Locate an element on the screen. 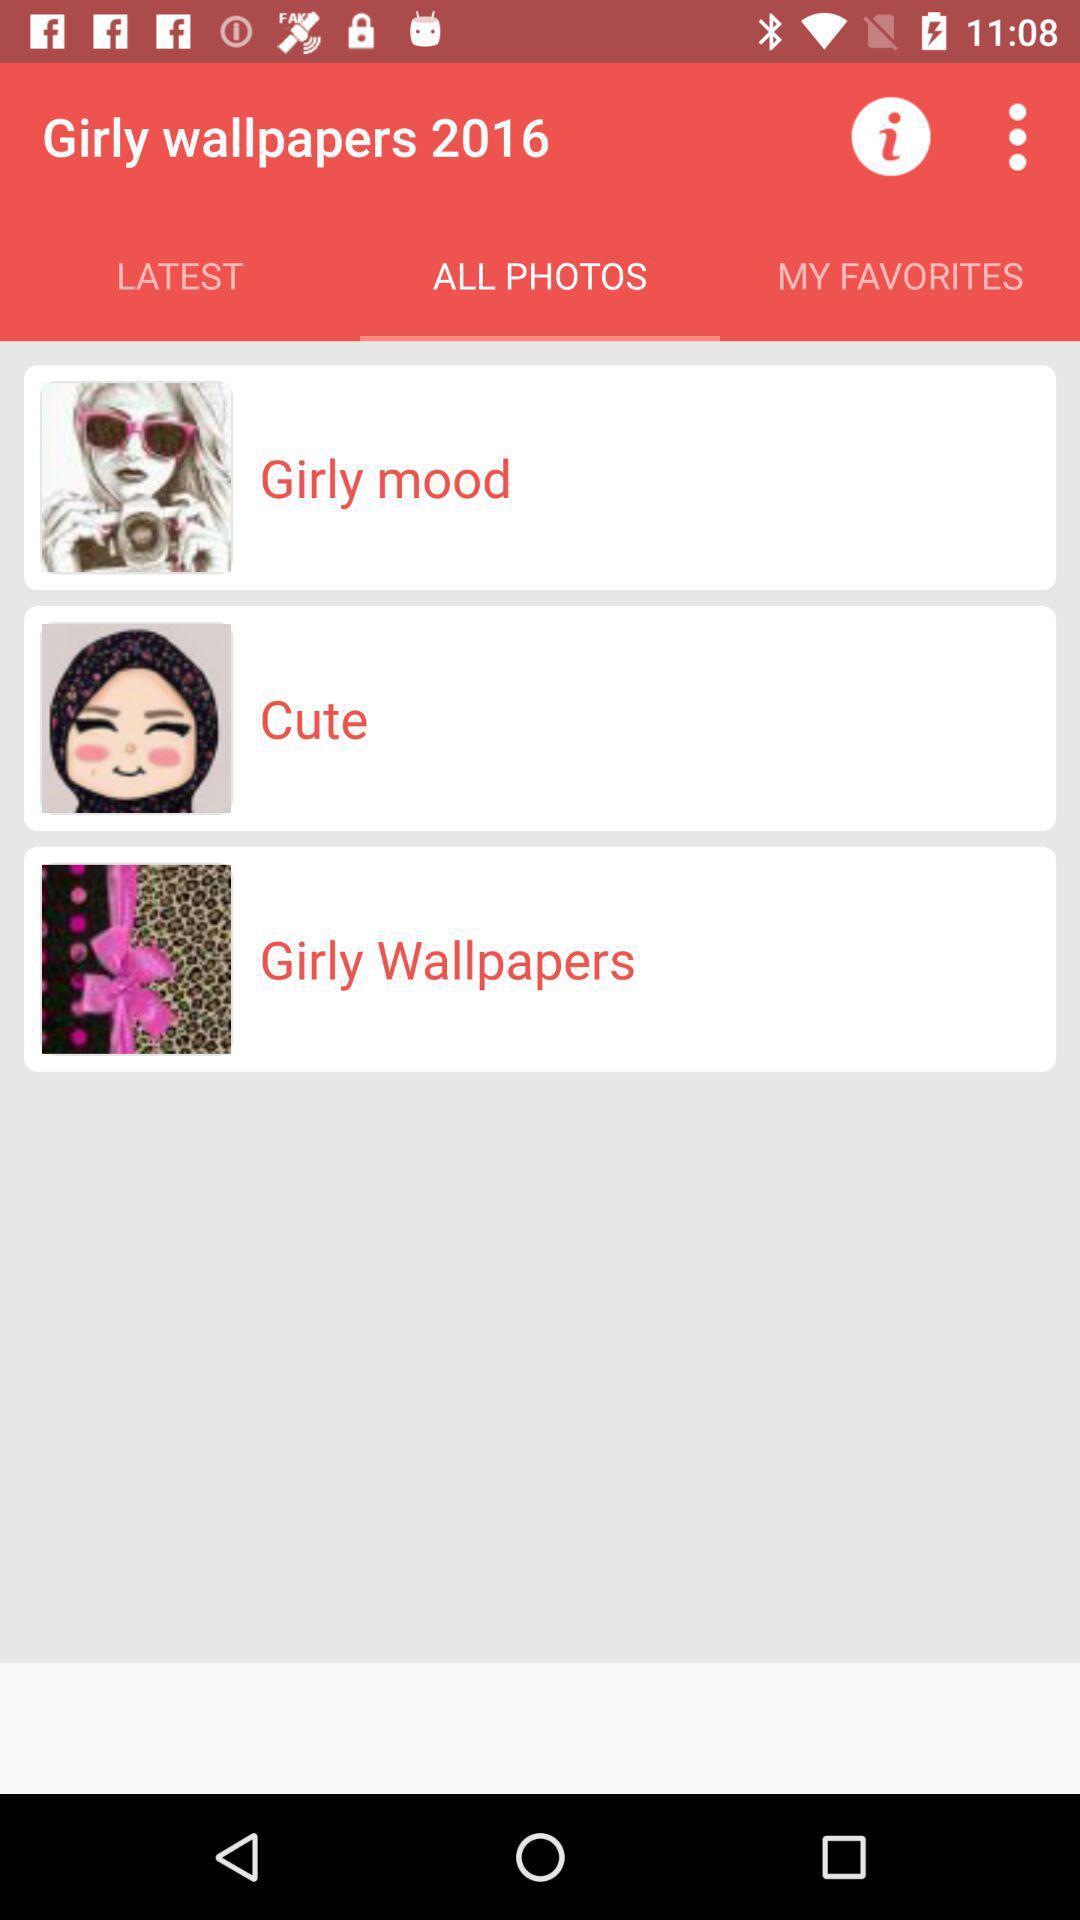  option is located at coordinates (1017, 135).